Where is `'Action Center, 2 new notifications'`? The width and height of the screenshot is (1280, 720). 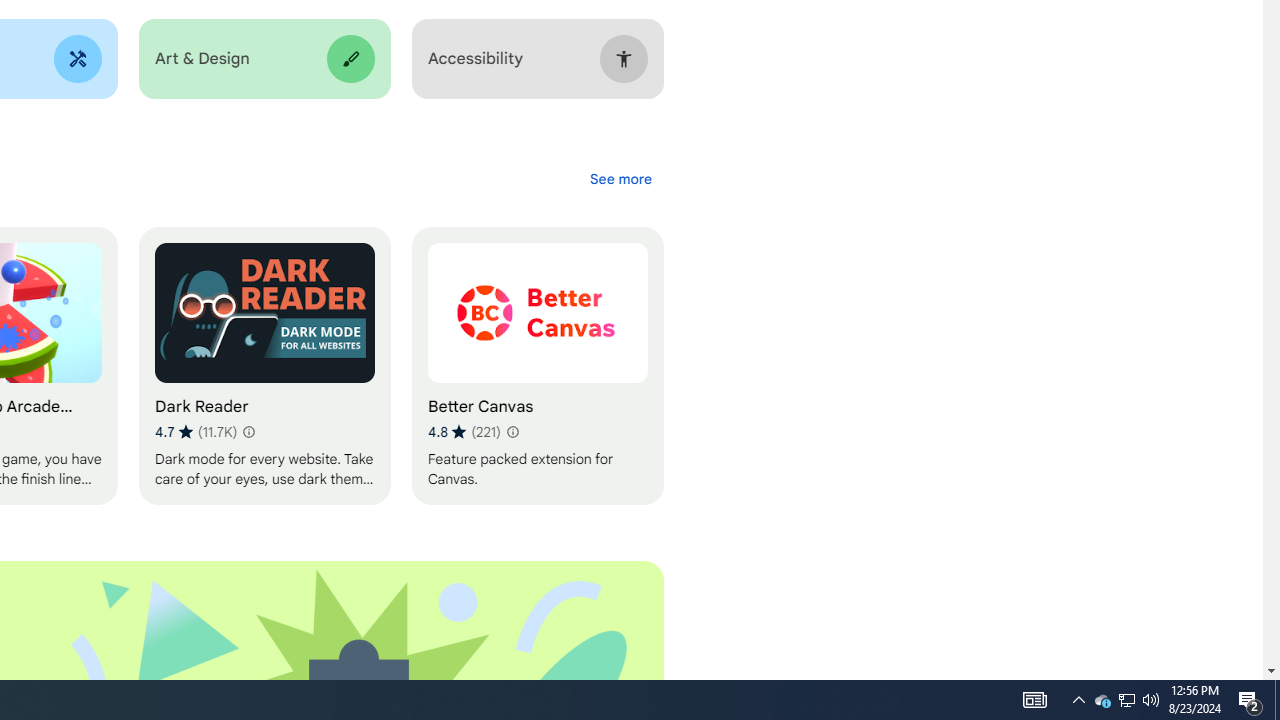
'Action Center, 2 new notifications' is located at coordinates (1250, 698).